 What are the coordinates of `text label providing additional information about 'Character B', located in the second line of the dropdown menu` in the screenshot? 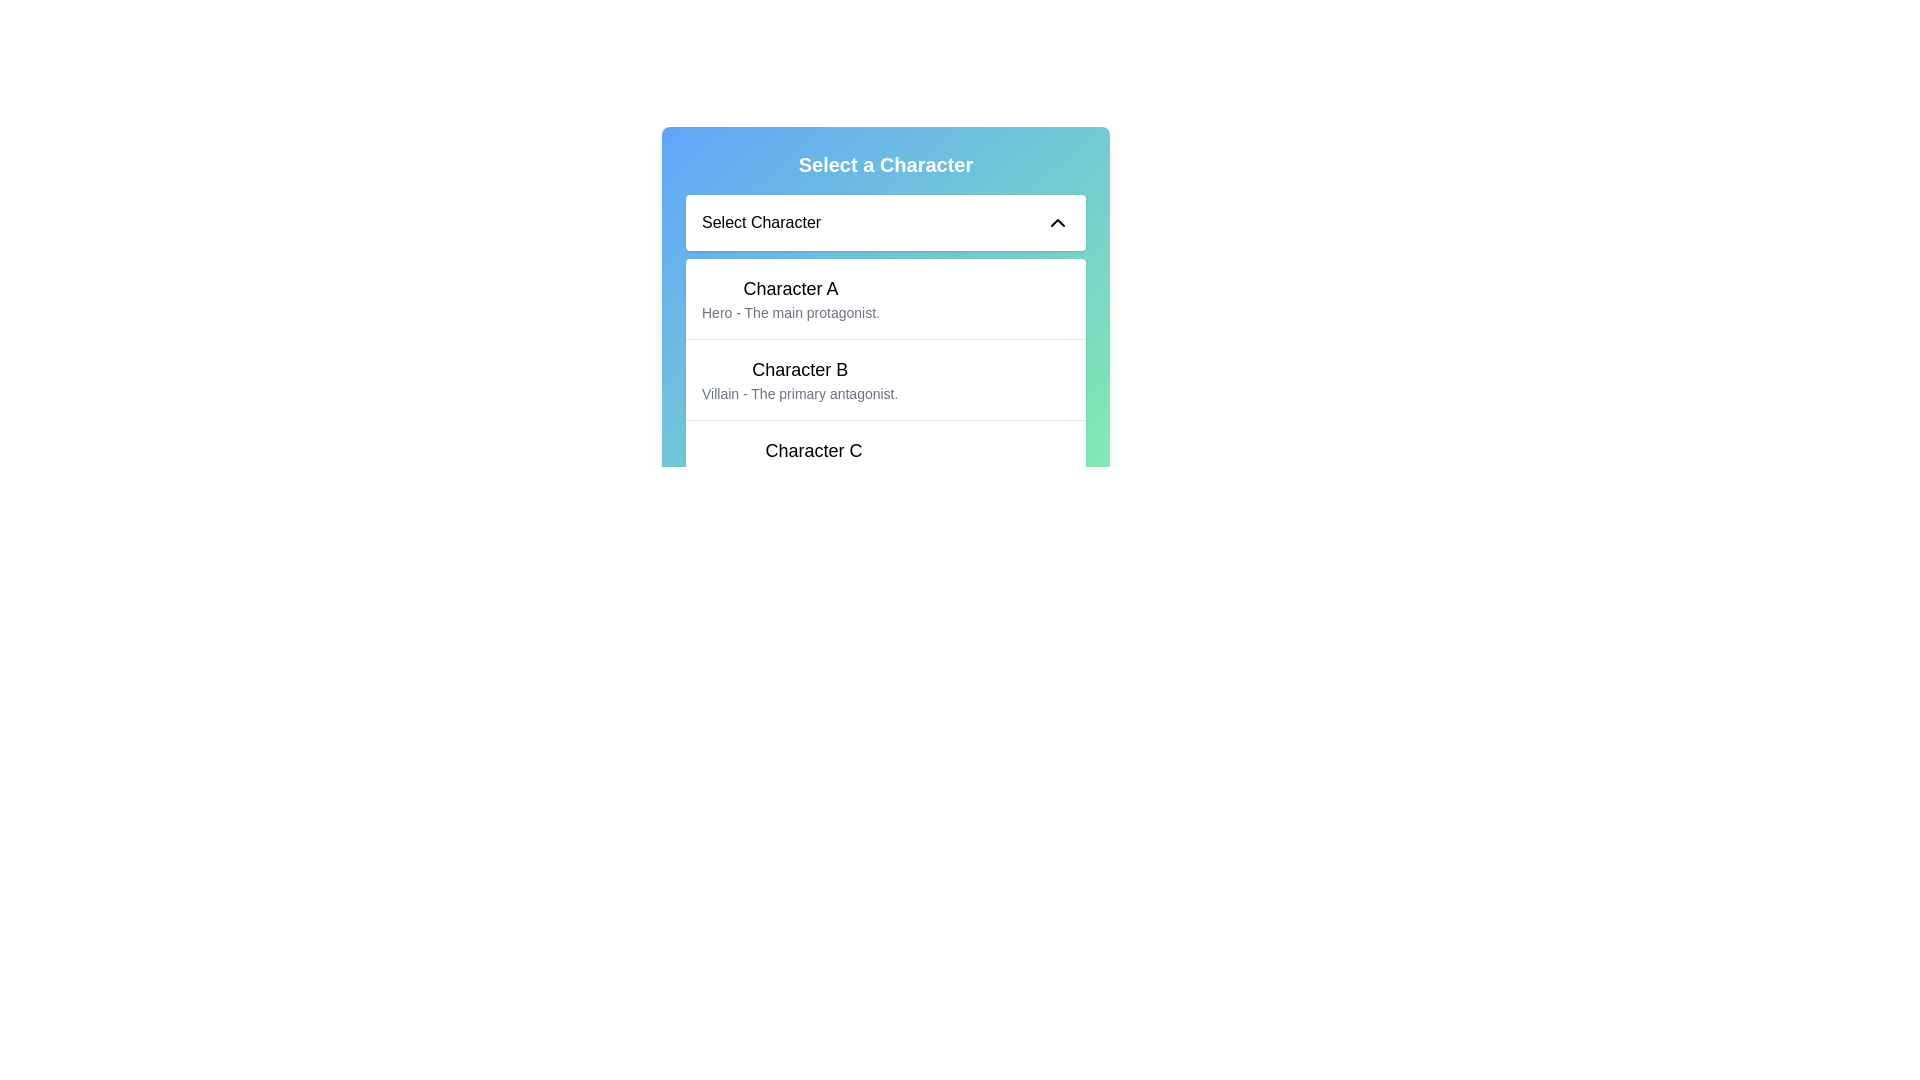 It's located at (800, 393).